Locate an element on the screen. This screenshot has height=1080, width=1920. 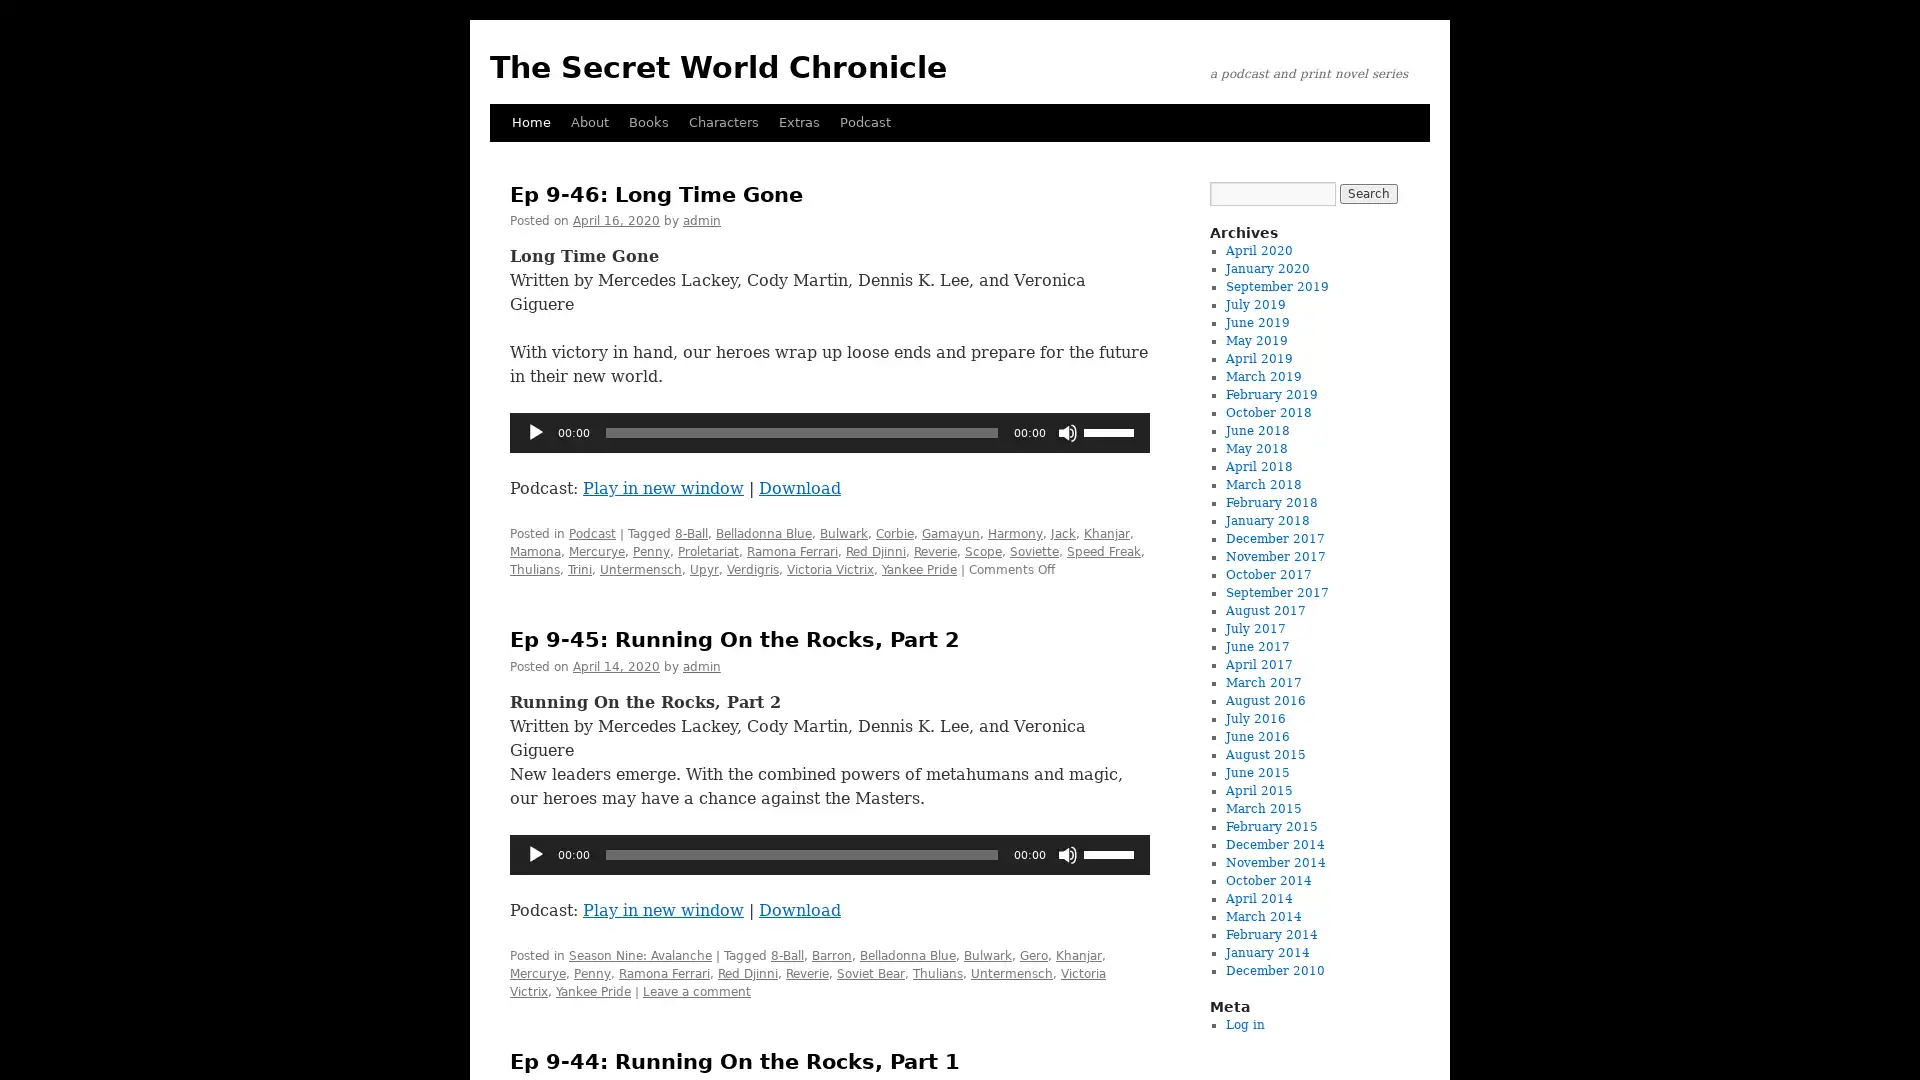
Play is located at coordinates (536, 853).